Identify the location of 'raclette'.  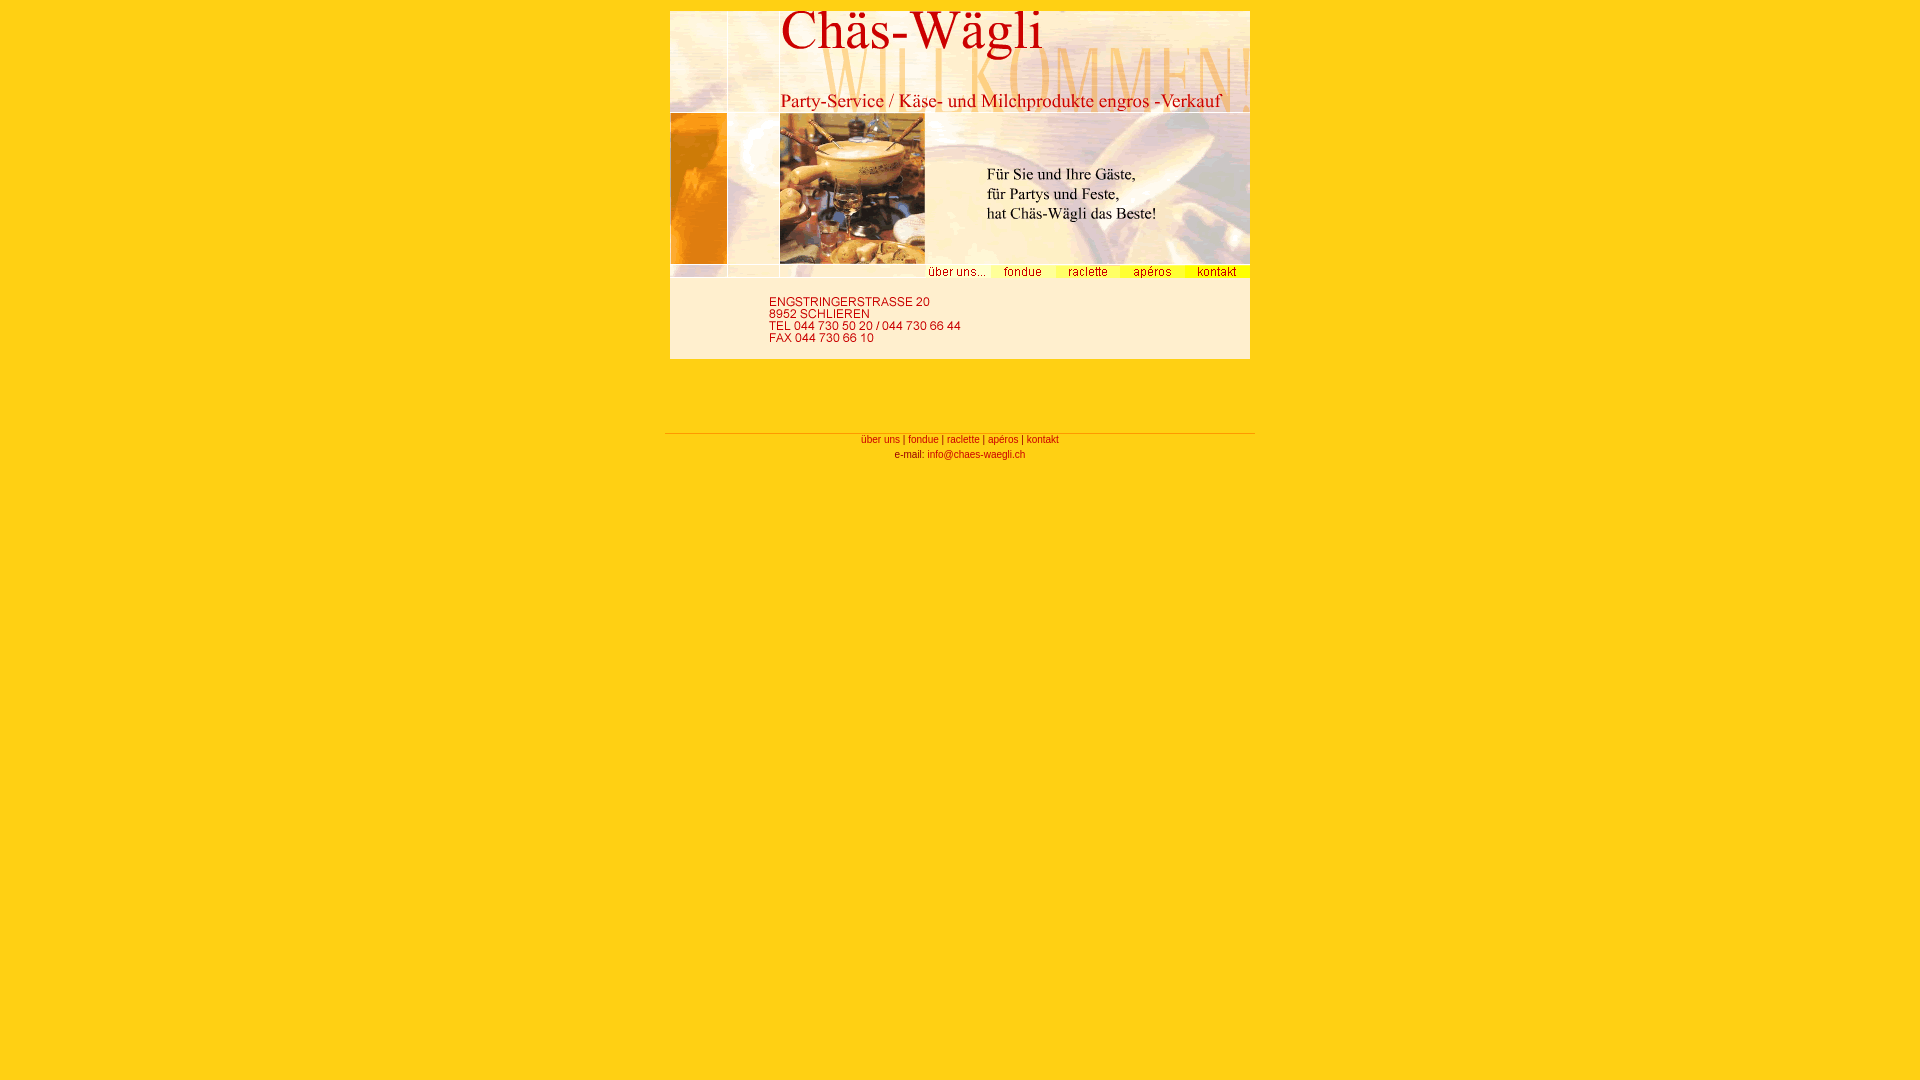
(963, 438).